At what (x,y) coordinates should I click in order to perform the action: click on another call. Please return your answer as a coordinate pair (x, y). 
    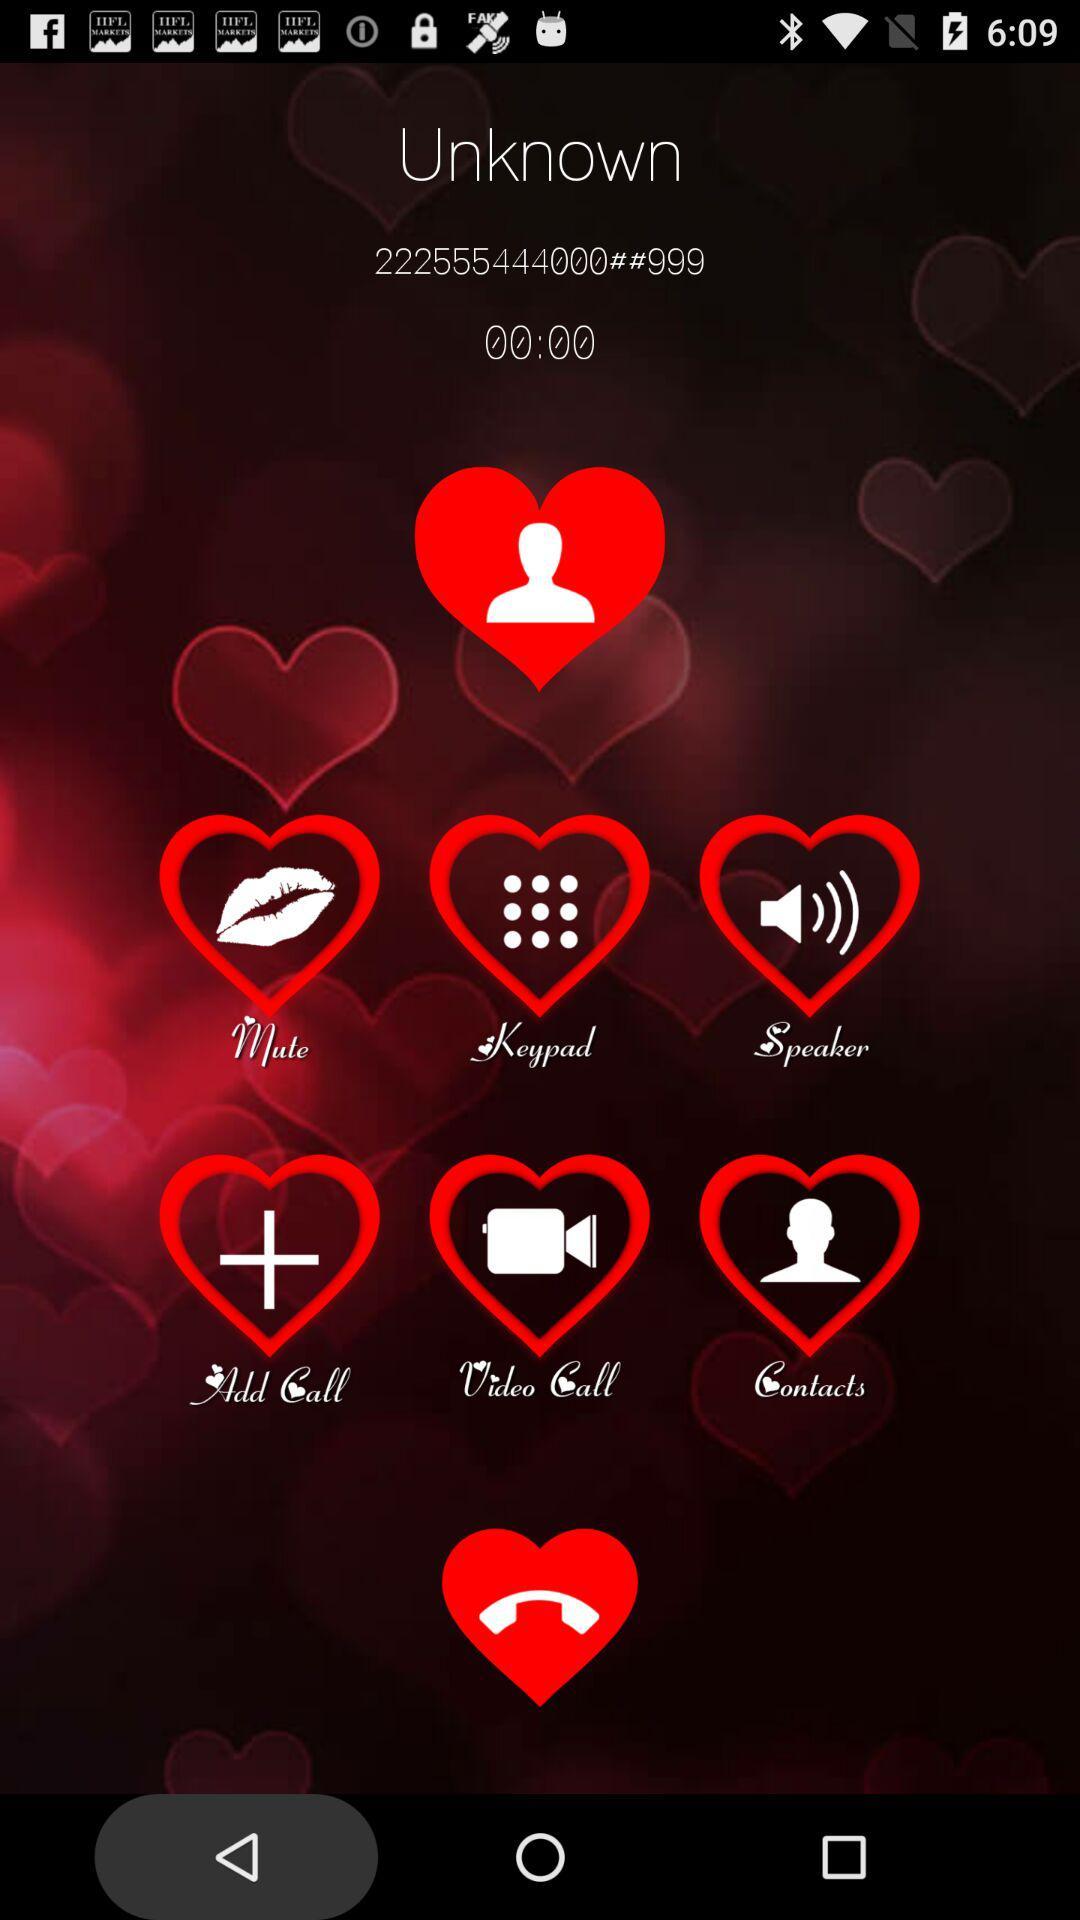
    Looking at the image, I should click on (270, 1276).